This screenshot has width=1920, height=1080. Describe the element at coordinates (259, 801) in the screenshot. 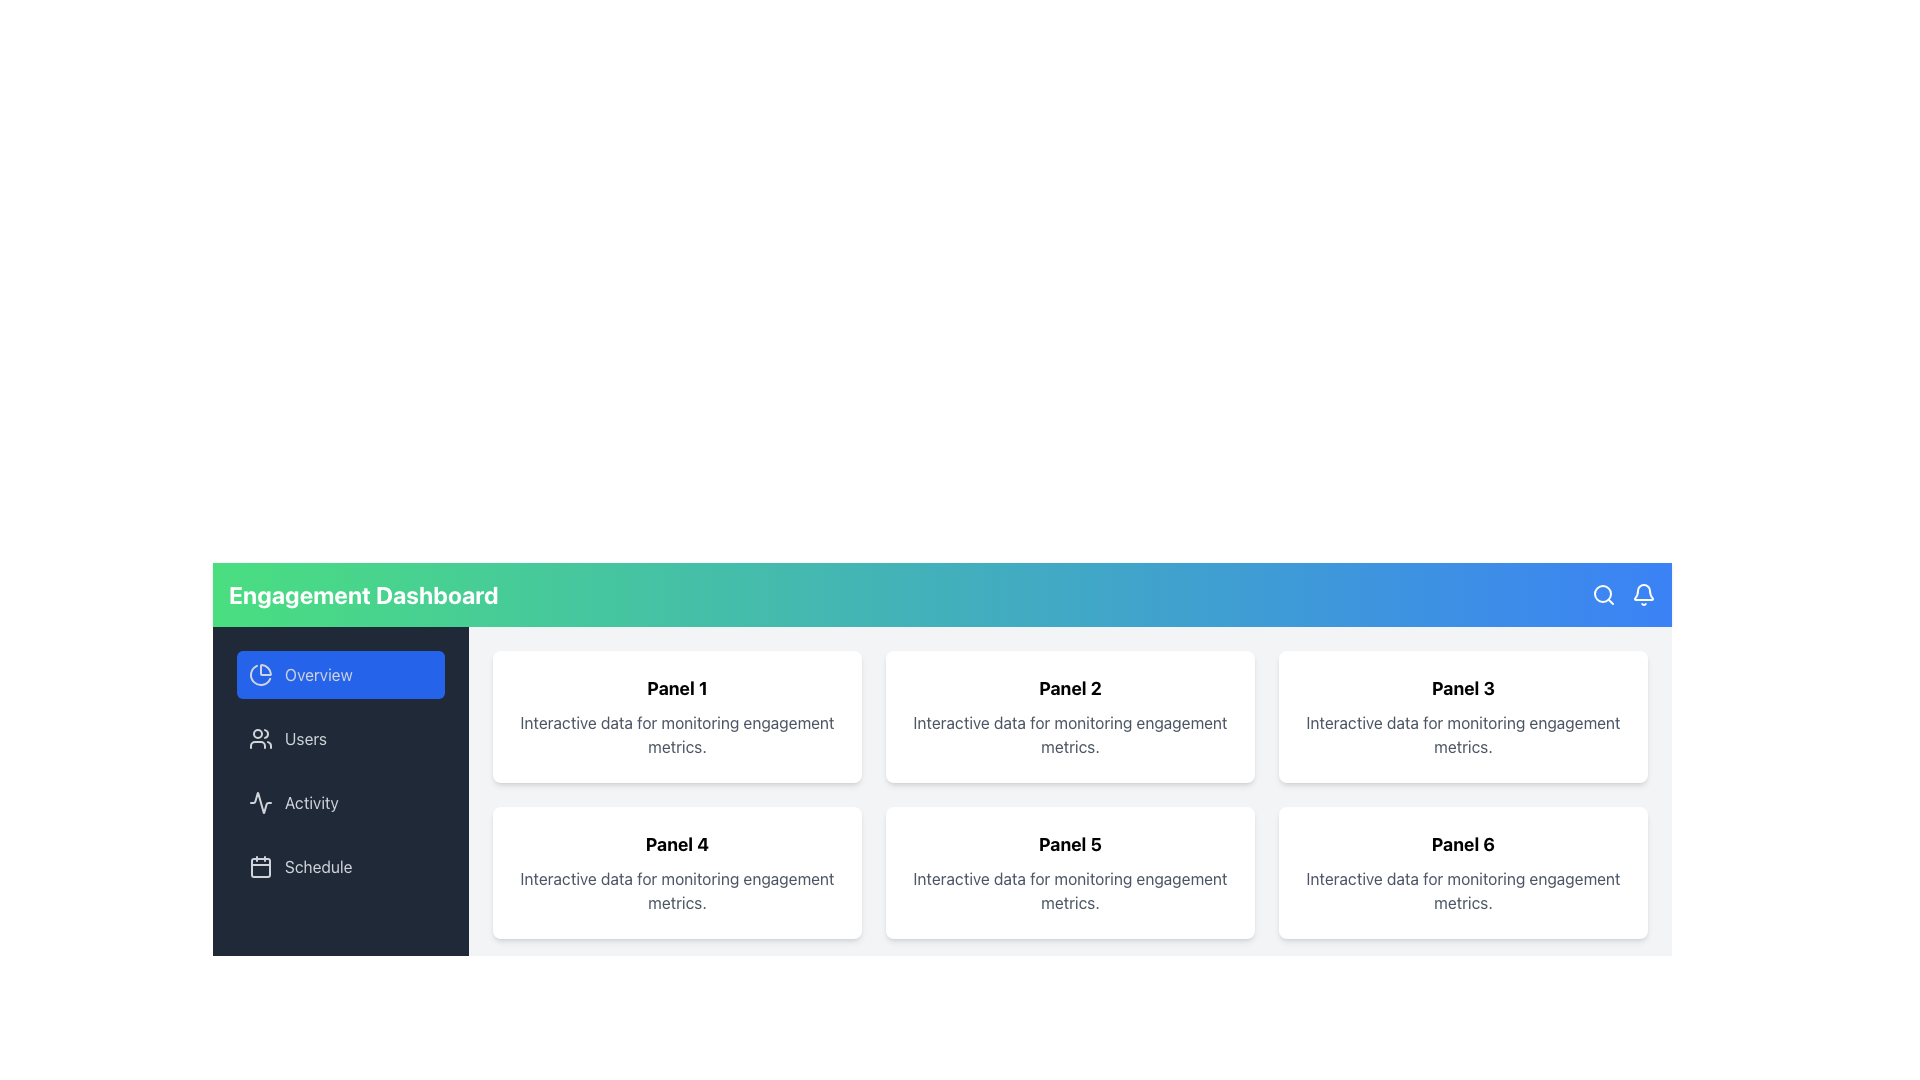

I see `the 'Activity' icon located in the left side navigation bar` at that location.